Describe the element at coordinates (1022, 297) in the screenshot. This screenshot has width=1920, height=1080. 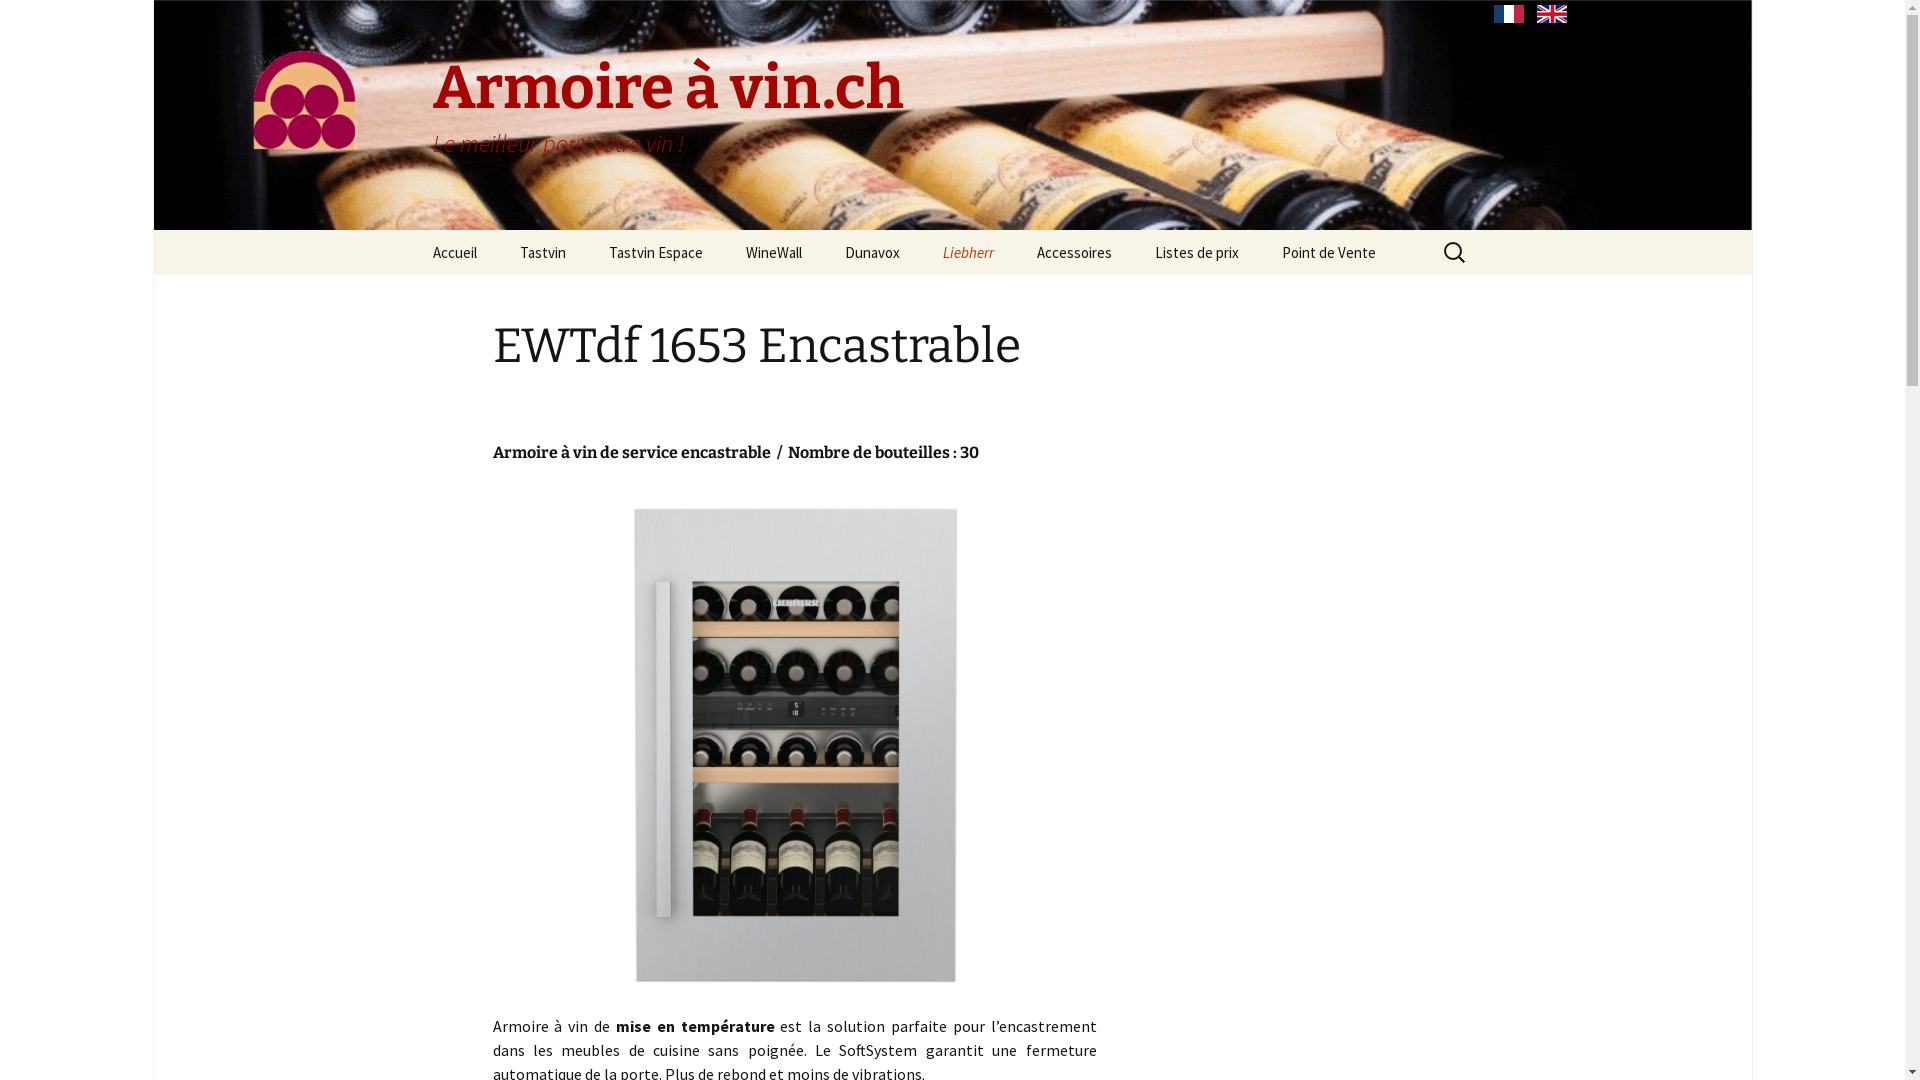
I see `'Liebherr Grand Cru'` at that location.